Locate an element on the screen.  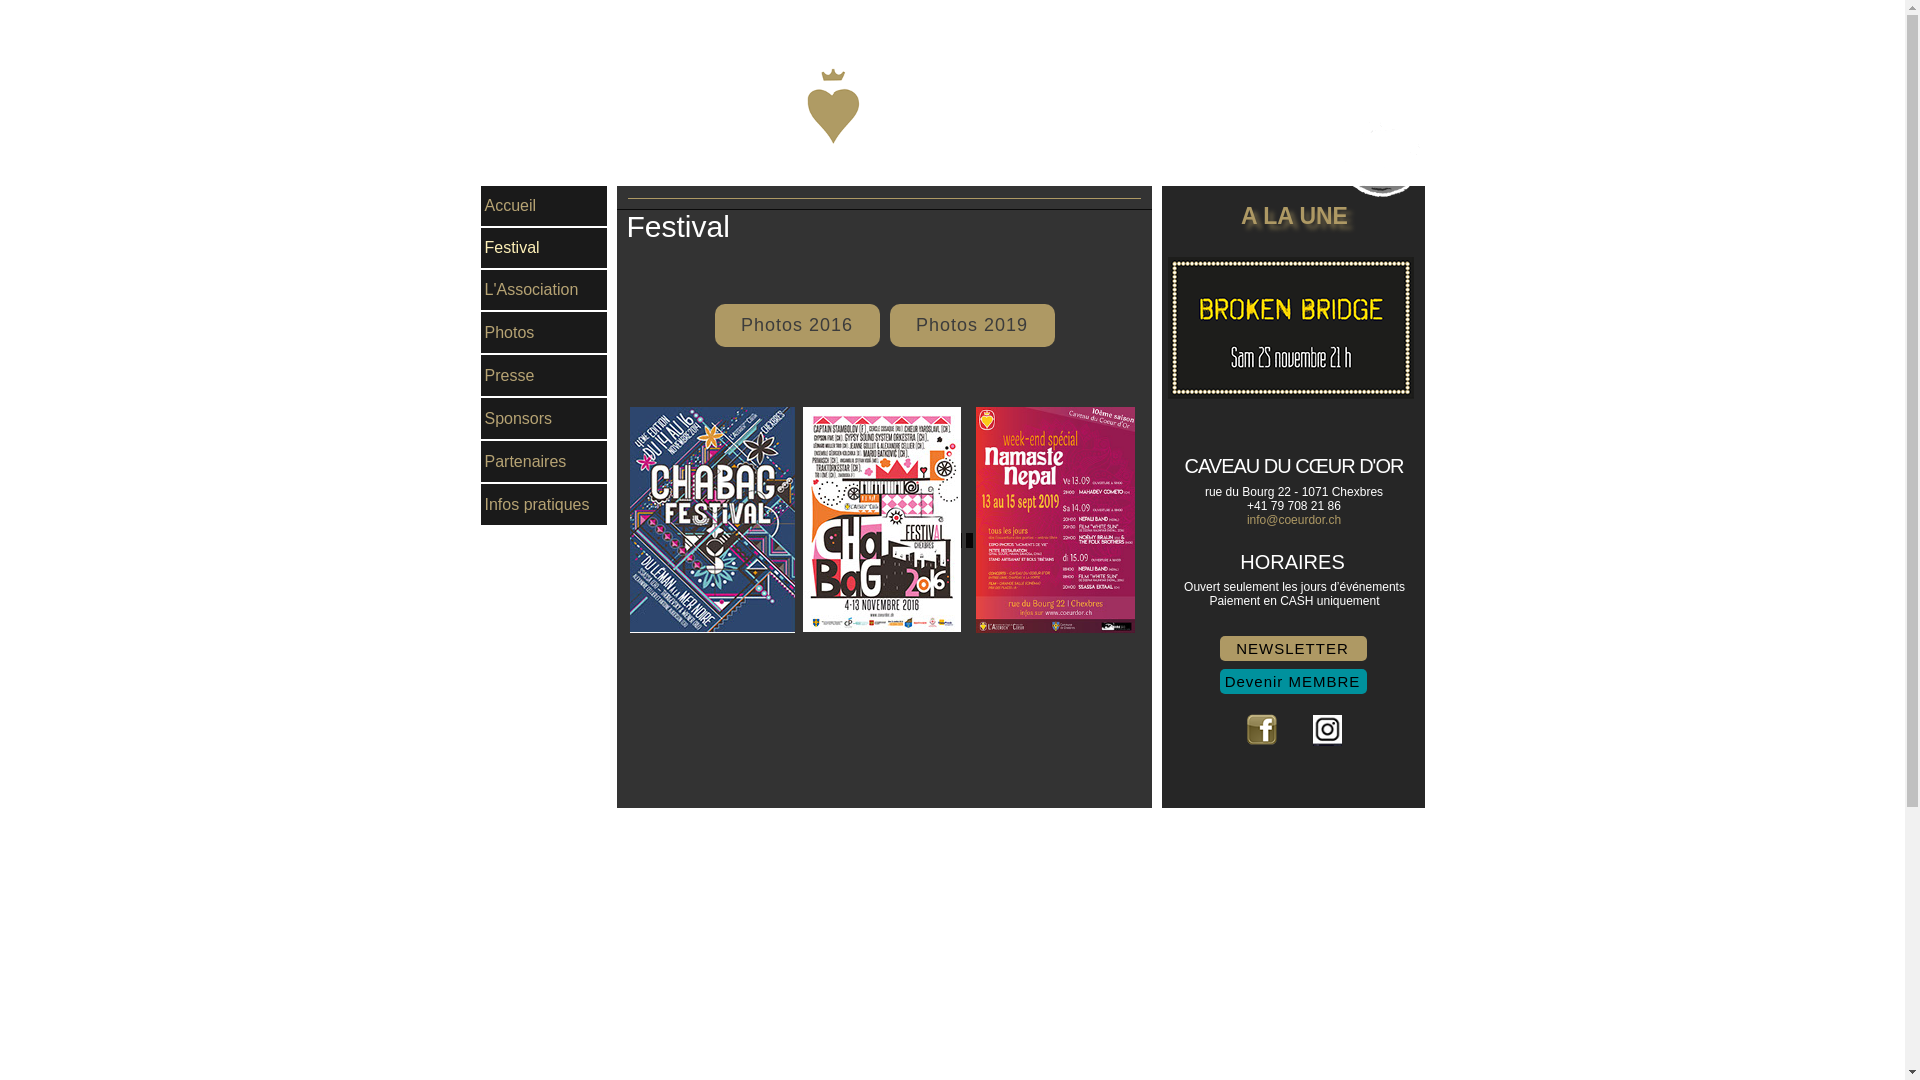
'Infos pratiques' is located at coordinates (542, 503).